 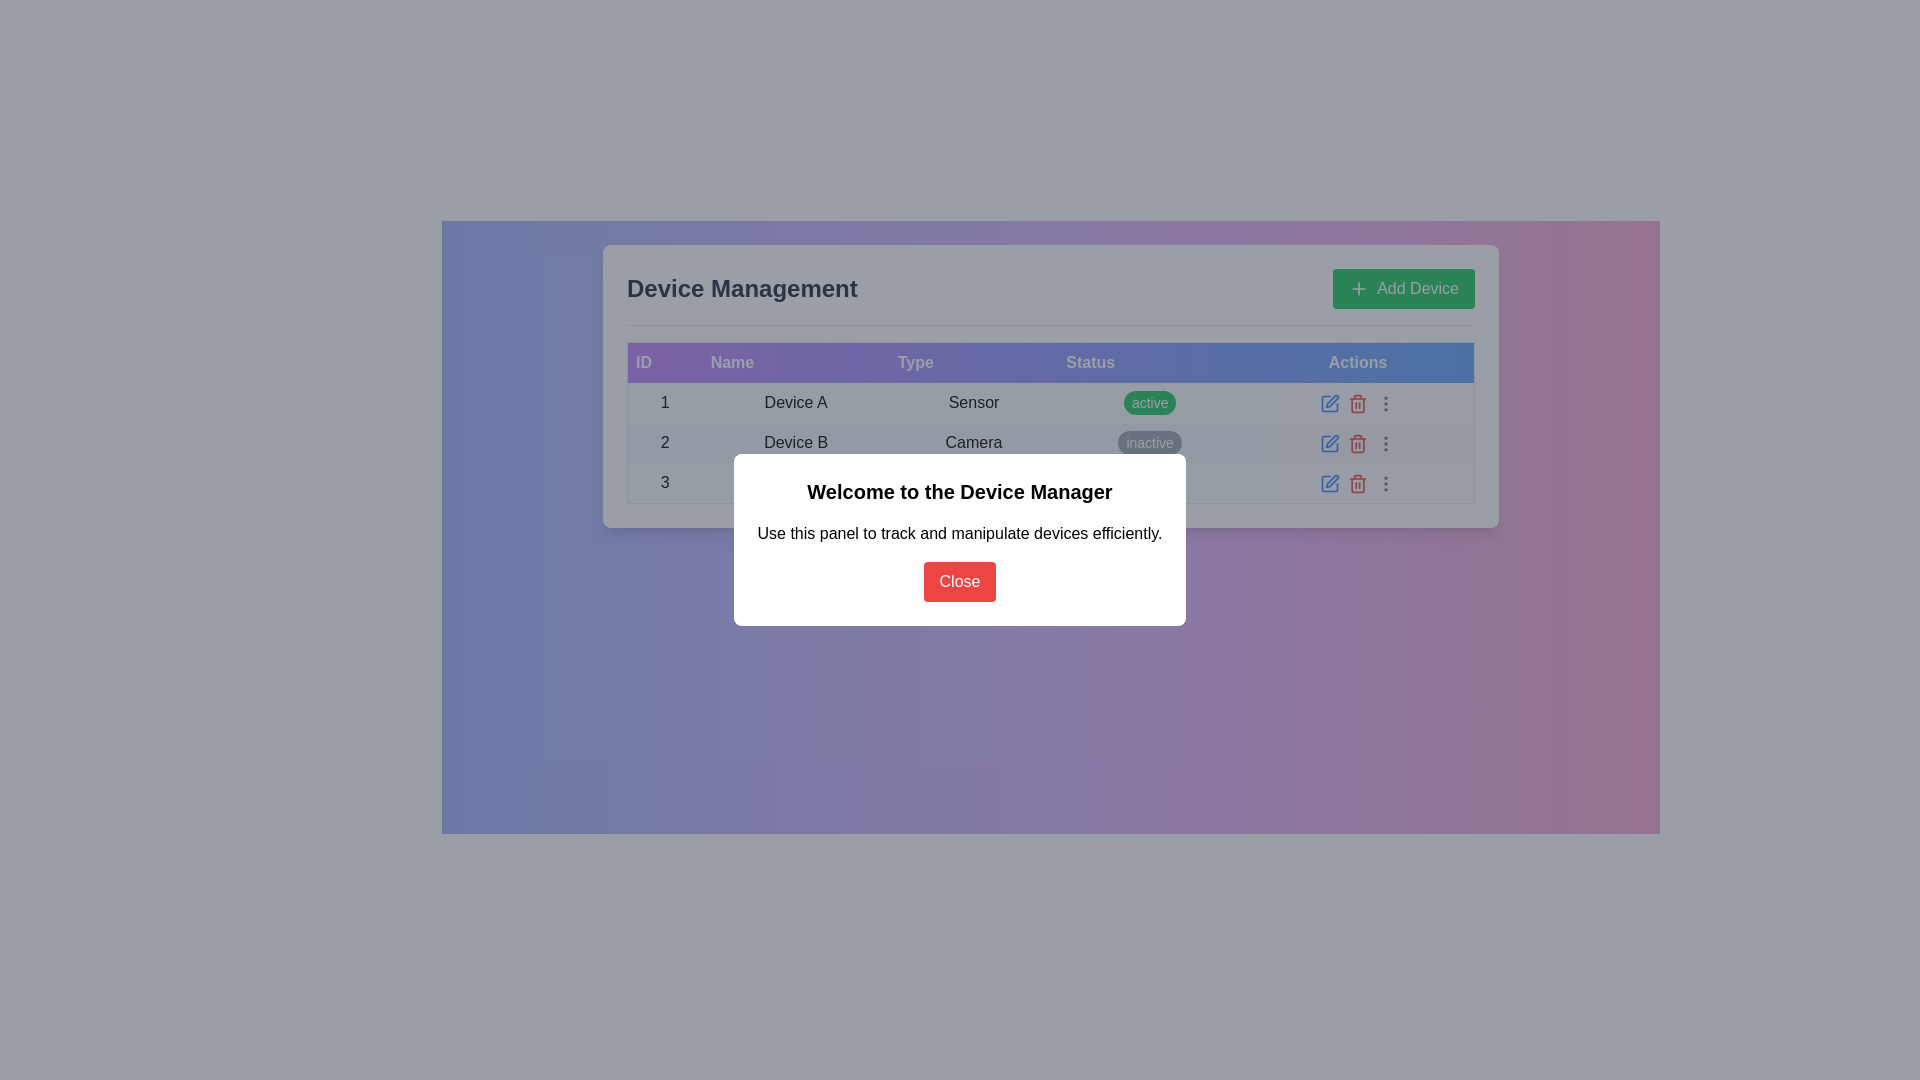 I want to click on the edit icon button located in the Actions column of the table for Device B to initiate an edit action, so click(x=1331, y=439).